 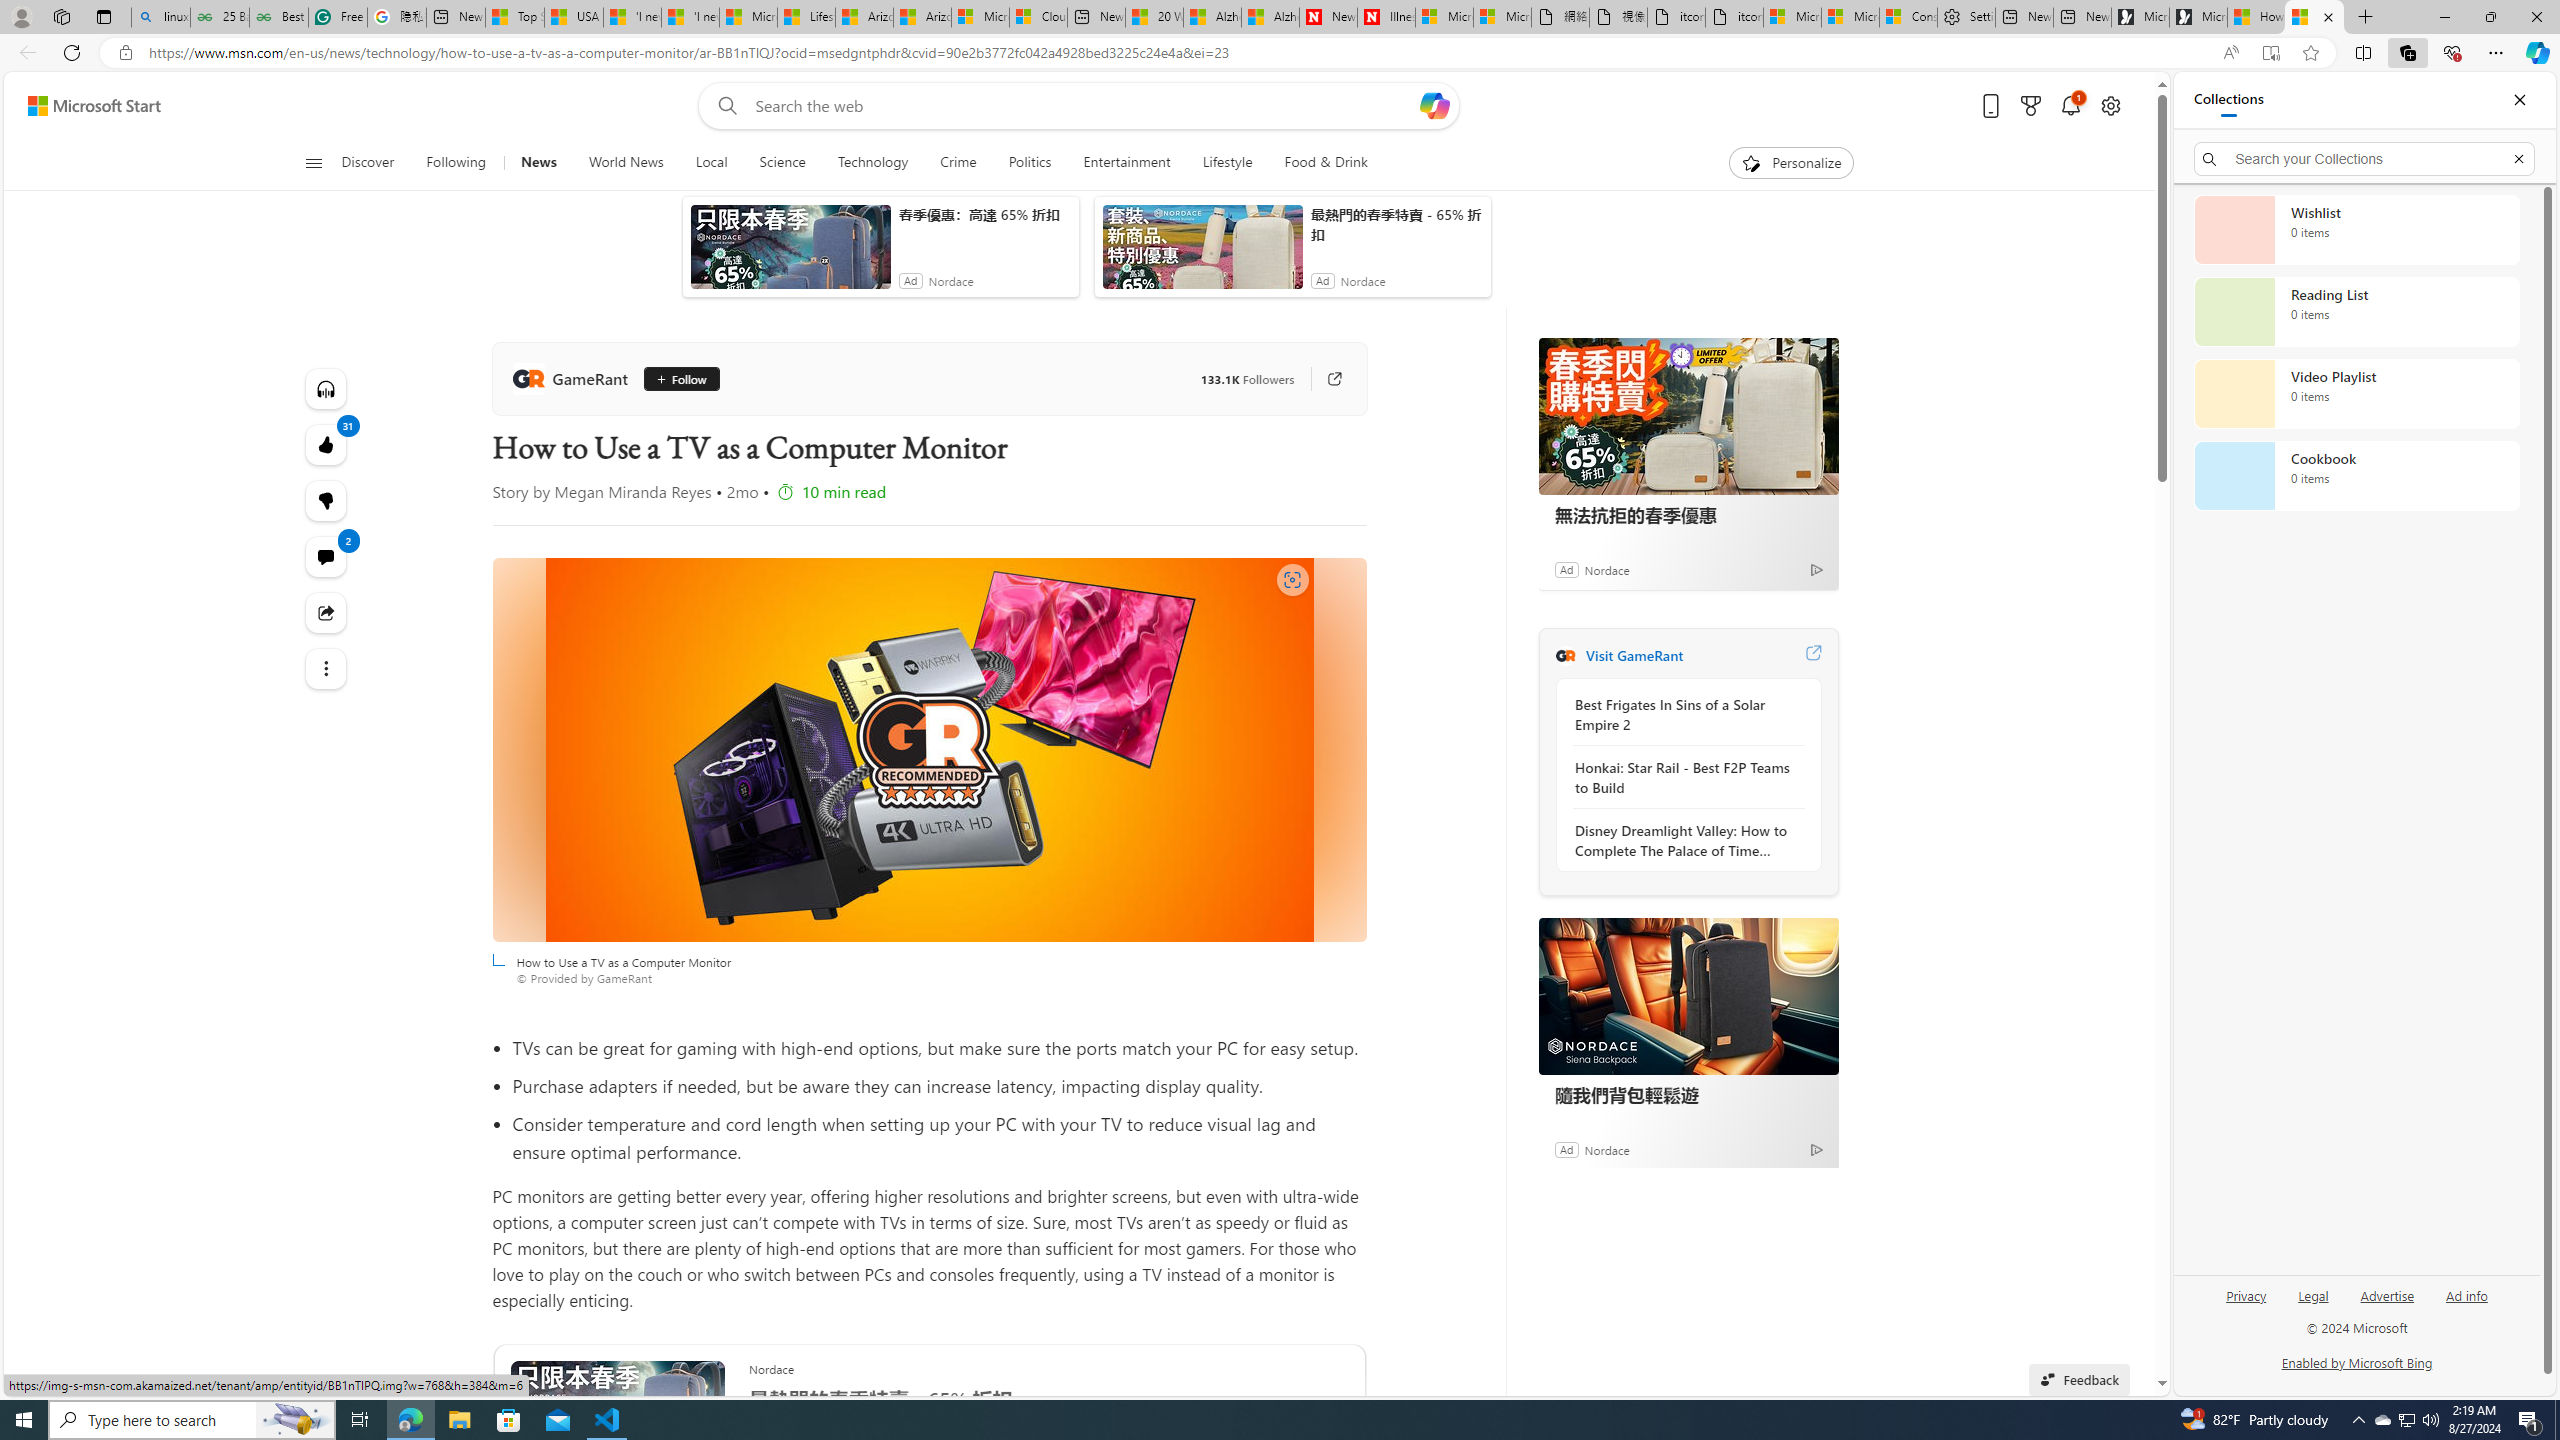 What do you see at coordinates (366, 162) in the screenshot?
I see `'Discover'` at bounding box center [366, 162].